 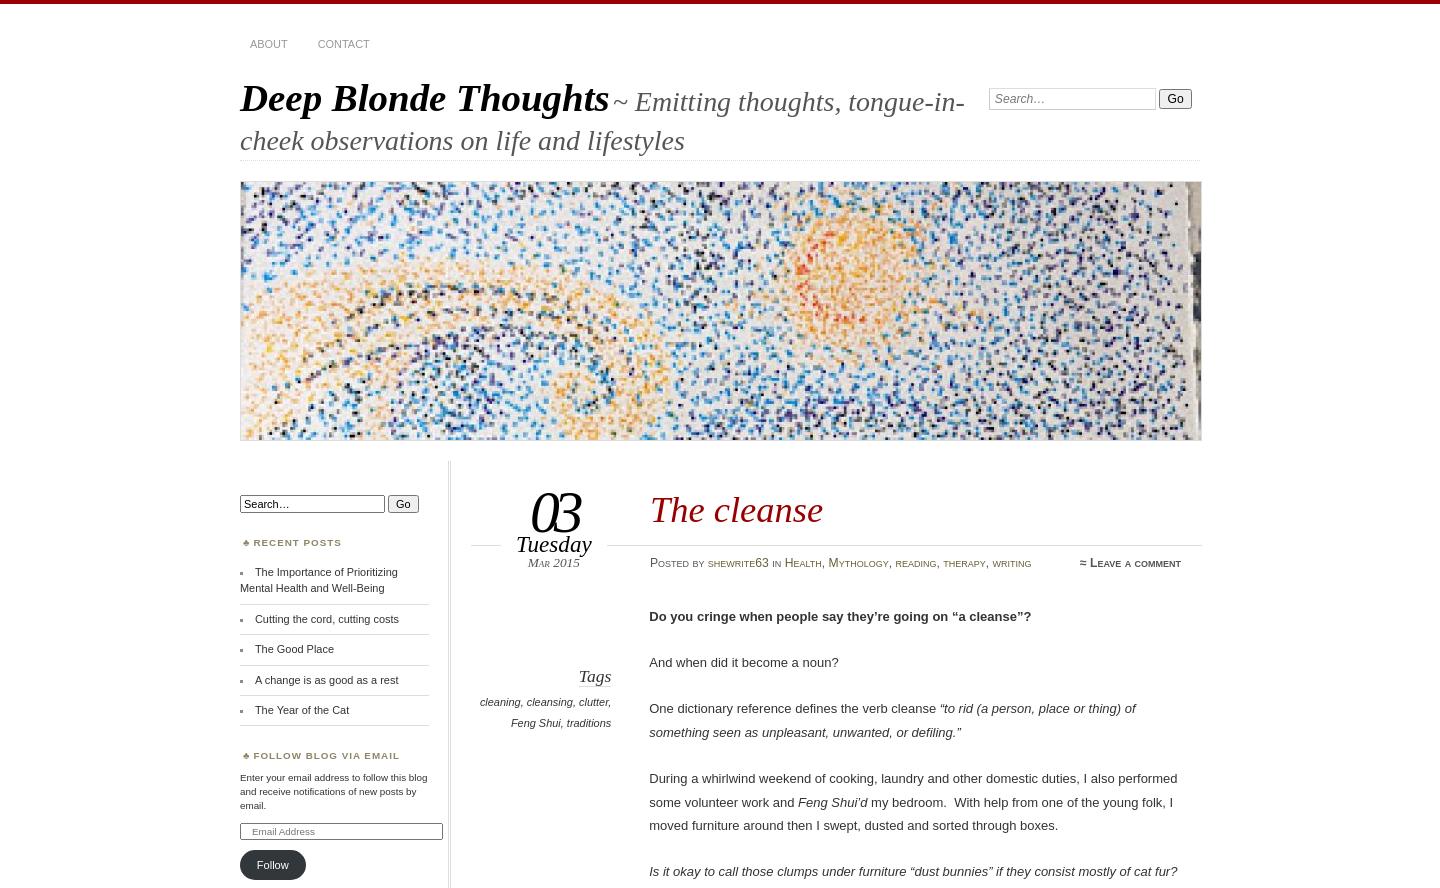 What do you see at coordinates (525, 701) in the screenshot?
I see `'cleansing'` at bounding box center [525, 701].